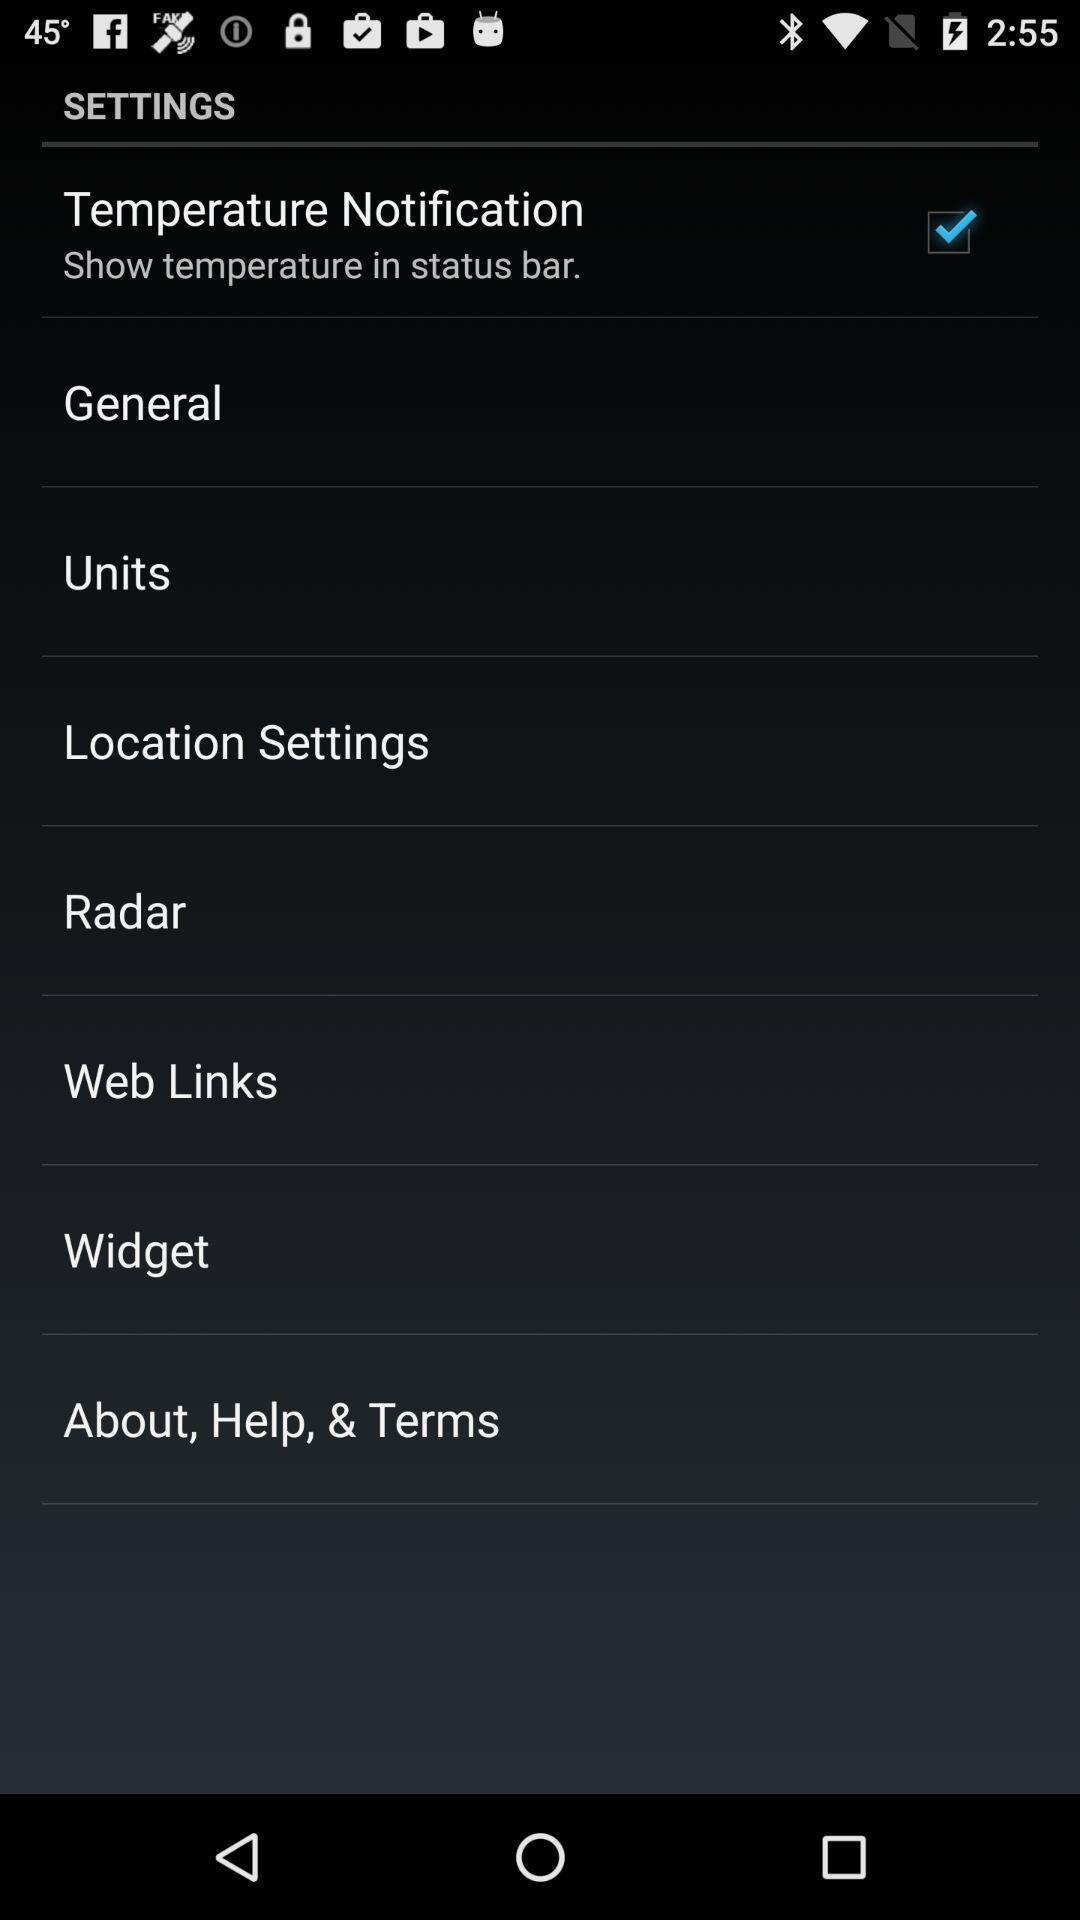  I want to click on the general item, so click(141, 400).